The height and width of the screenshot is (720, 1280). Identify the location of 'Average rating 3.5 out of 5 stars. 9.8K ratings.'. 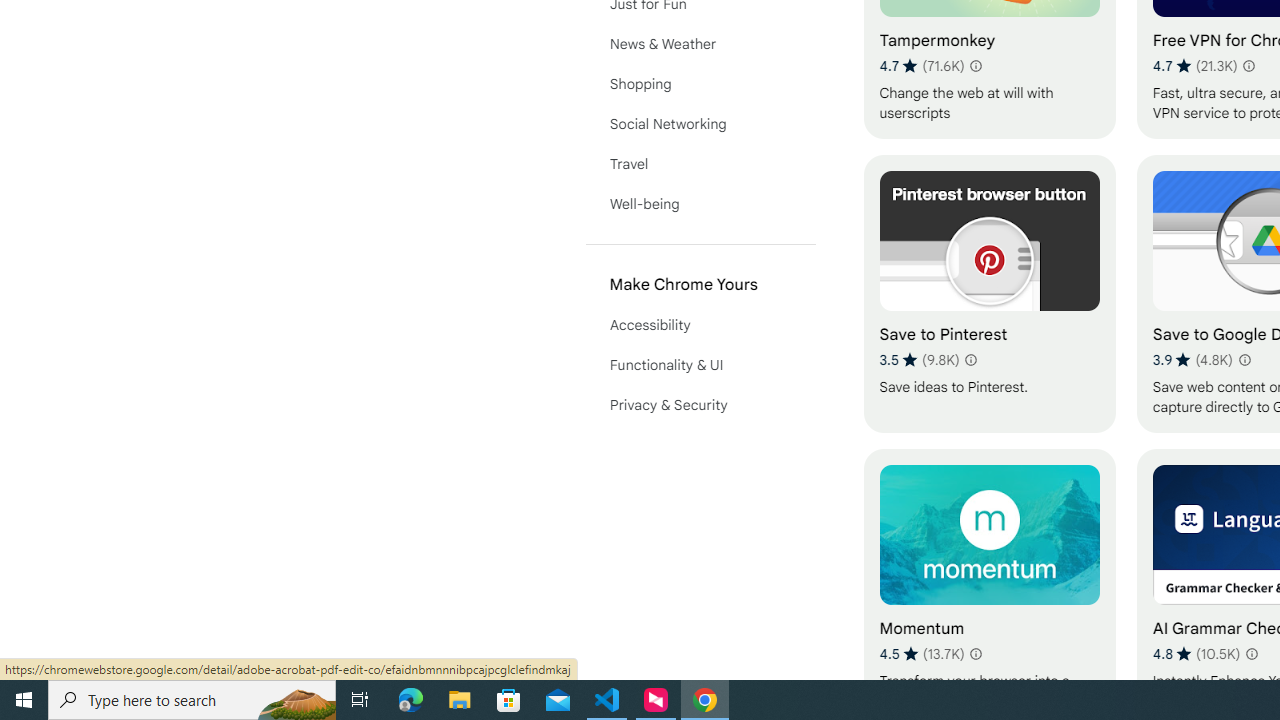
(918, 360).